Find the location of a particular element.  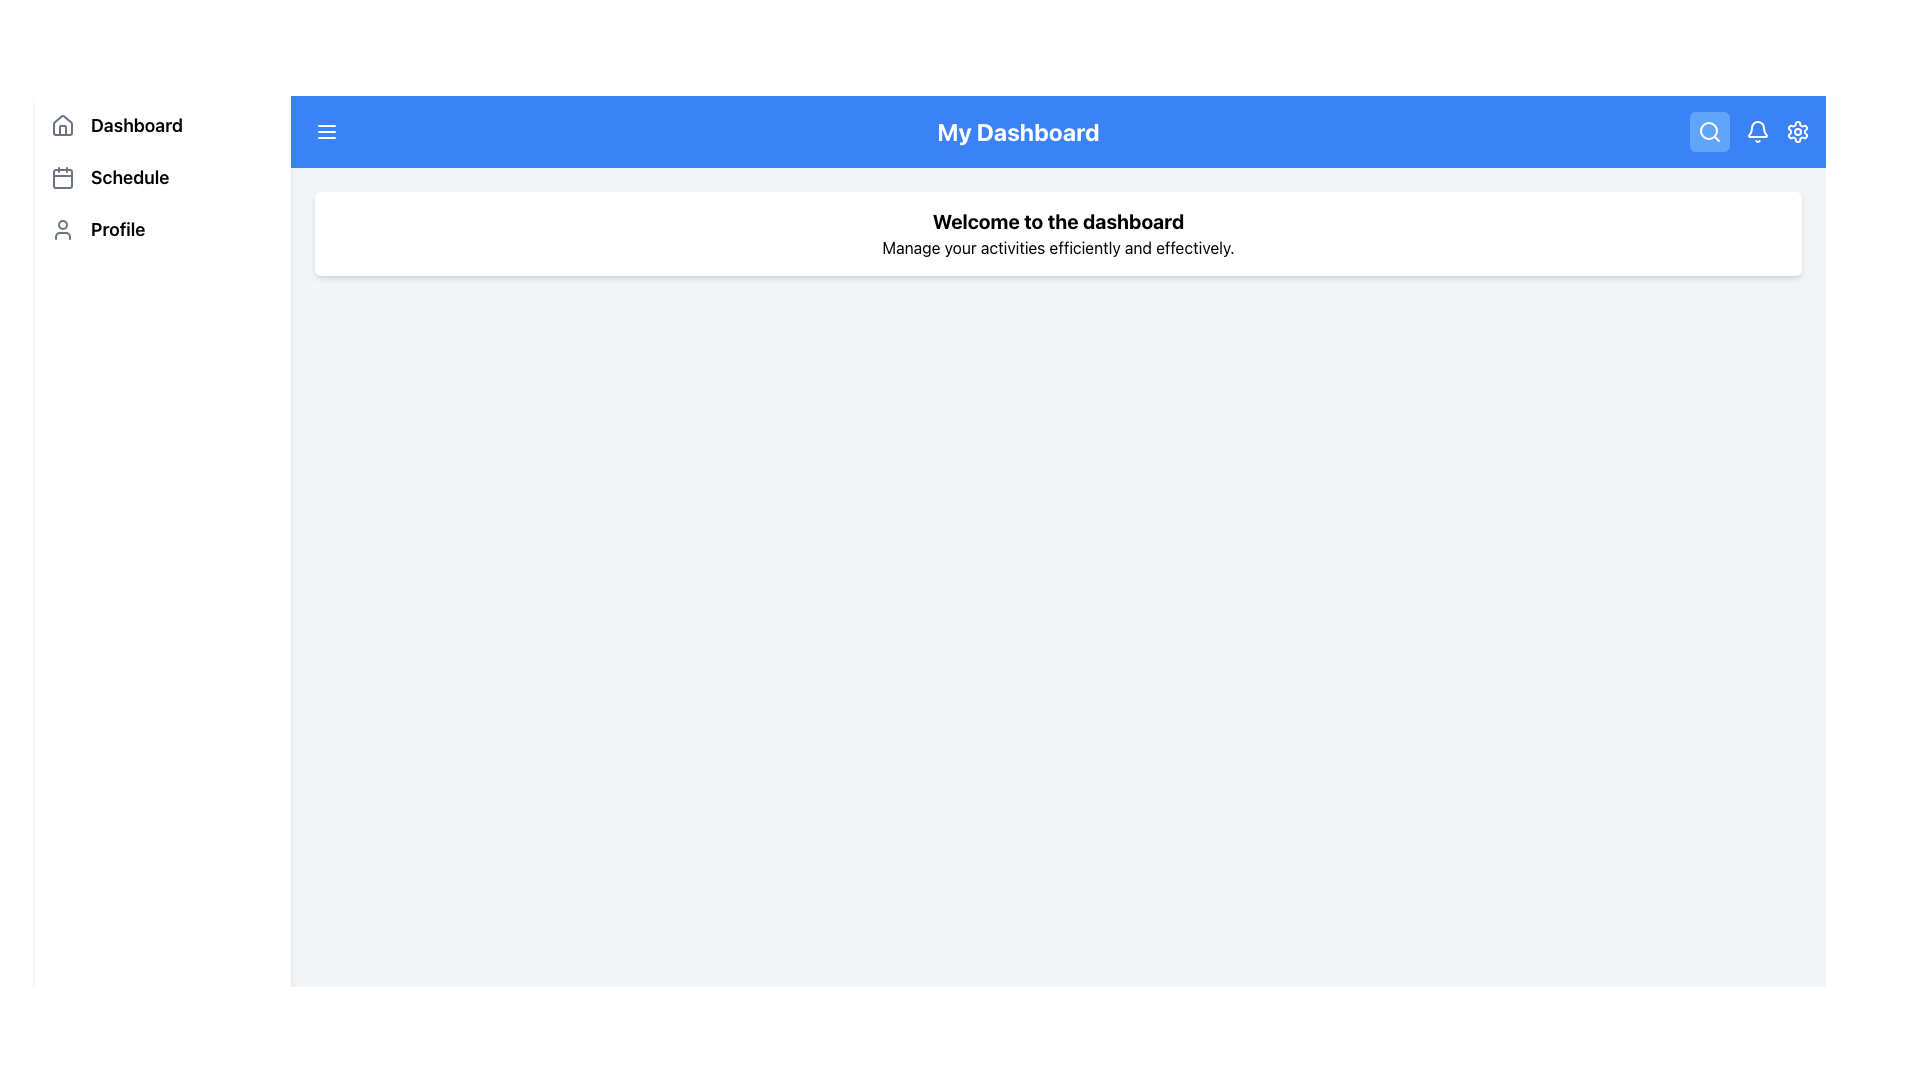

the gear-shaped settings icon located at the top-right corner of the header bar is located at coordinates (1797, 131).